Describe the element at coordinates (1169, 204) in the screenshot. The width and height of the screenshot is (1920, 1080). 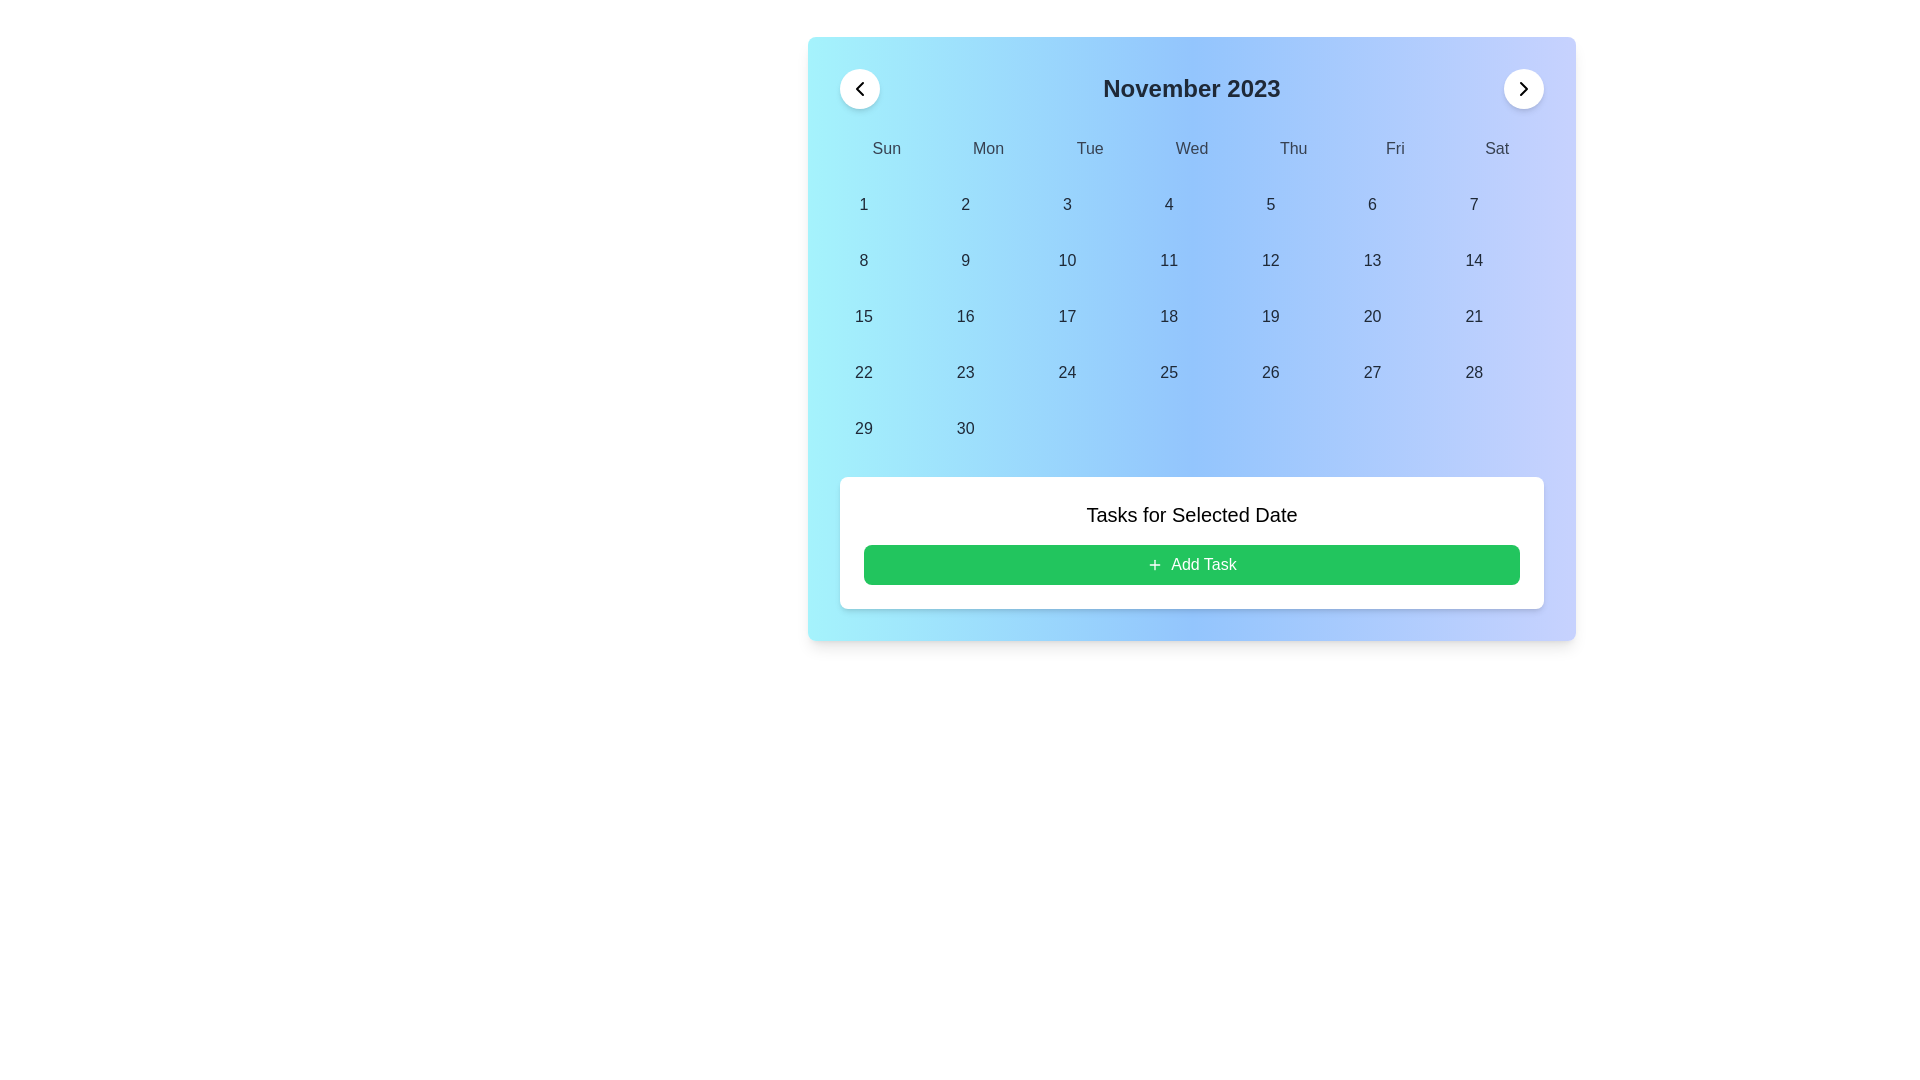
I see `the button representing the date '4' in the November 2023 calendar` at that location.